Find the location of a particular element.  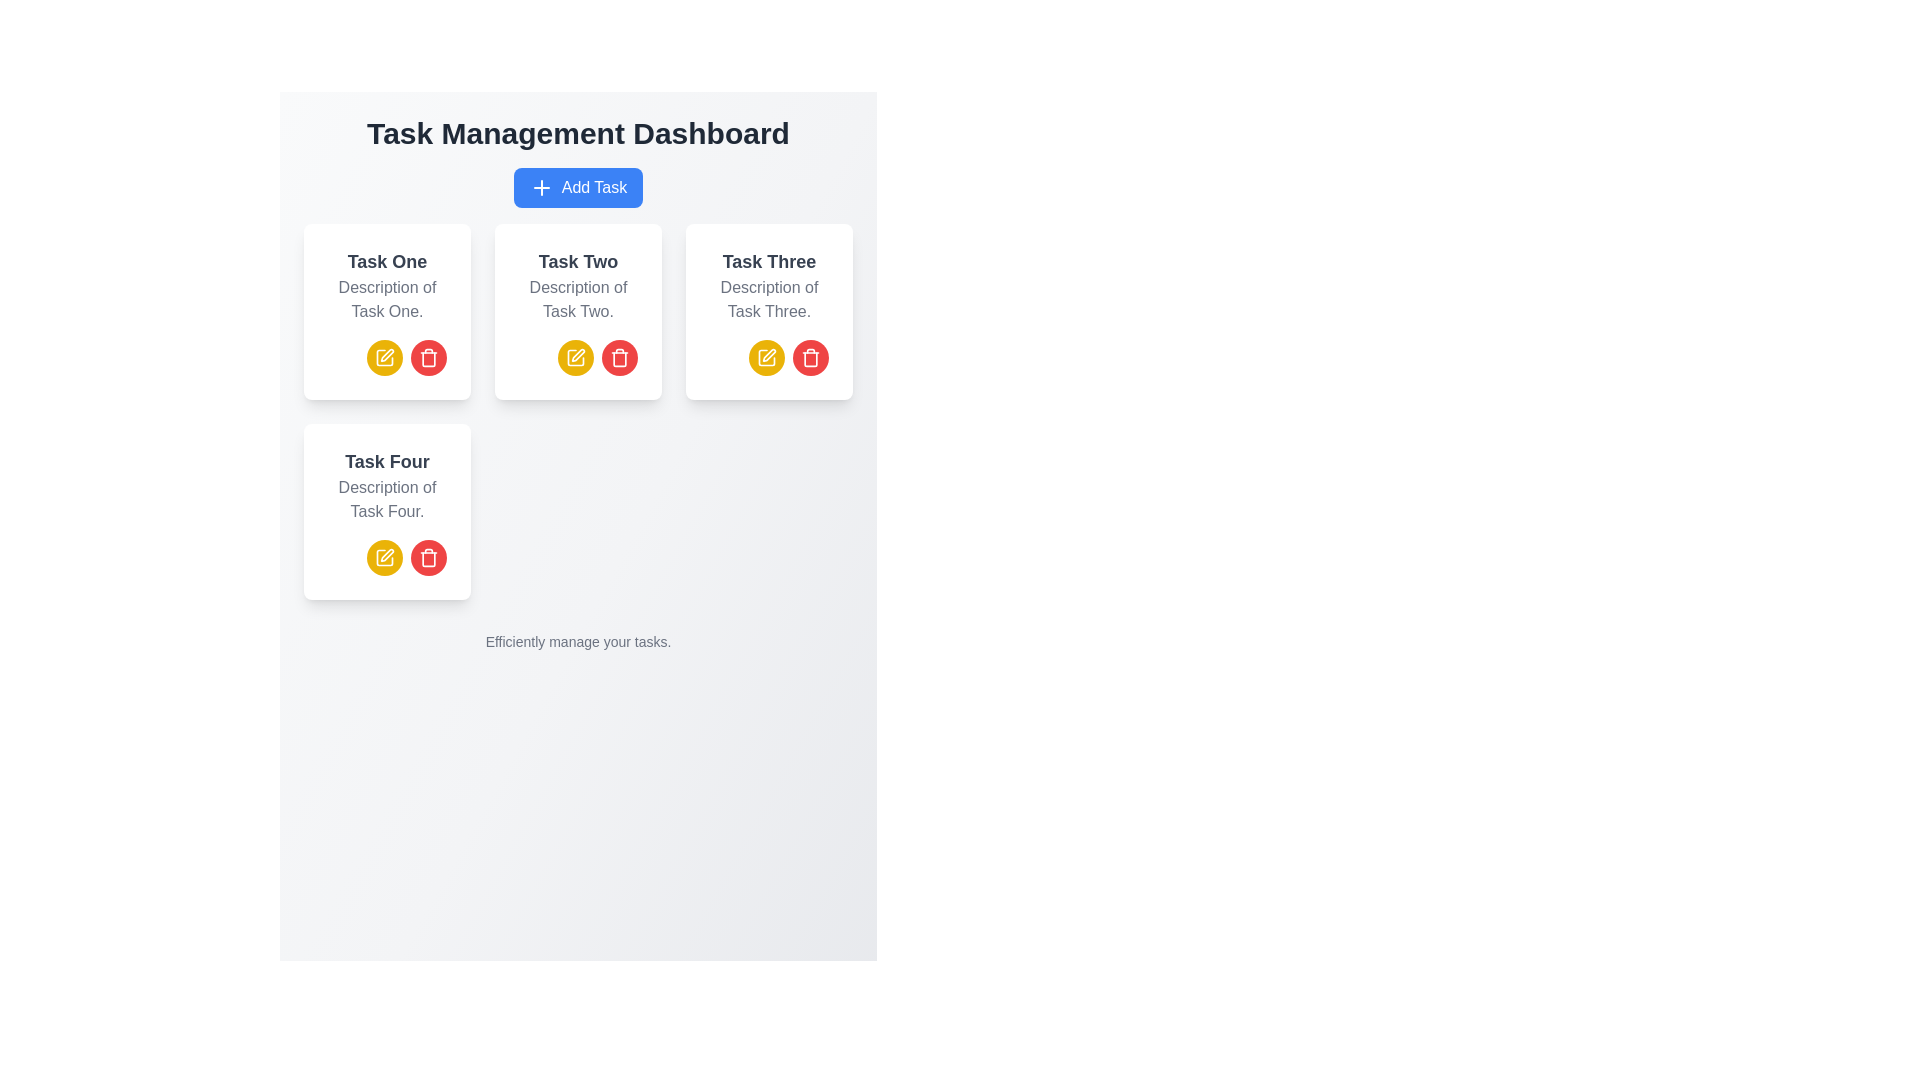

the centrally placed 'Add Task' button above the task cards in the dashboard to observe visual changes is located at coordinates (577, 188).